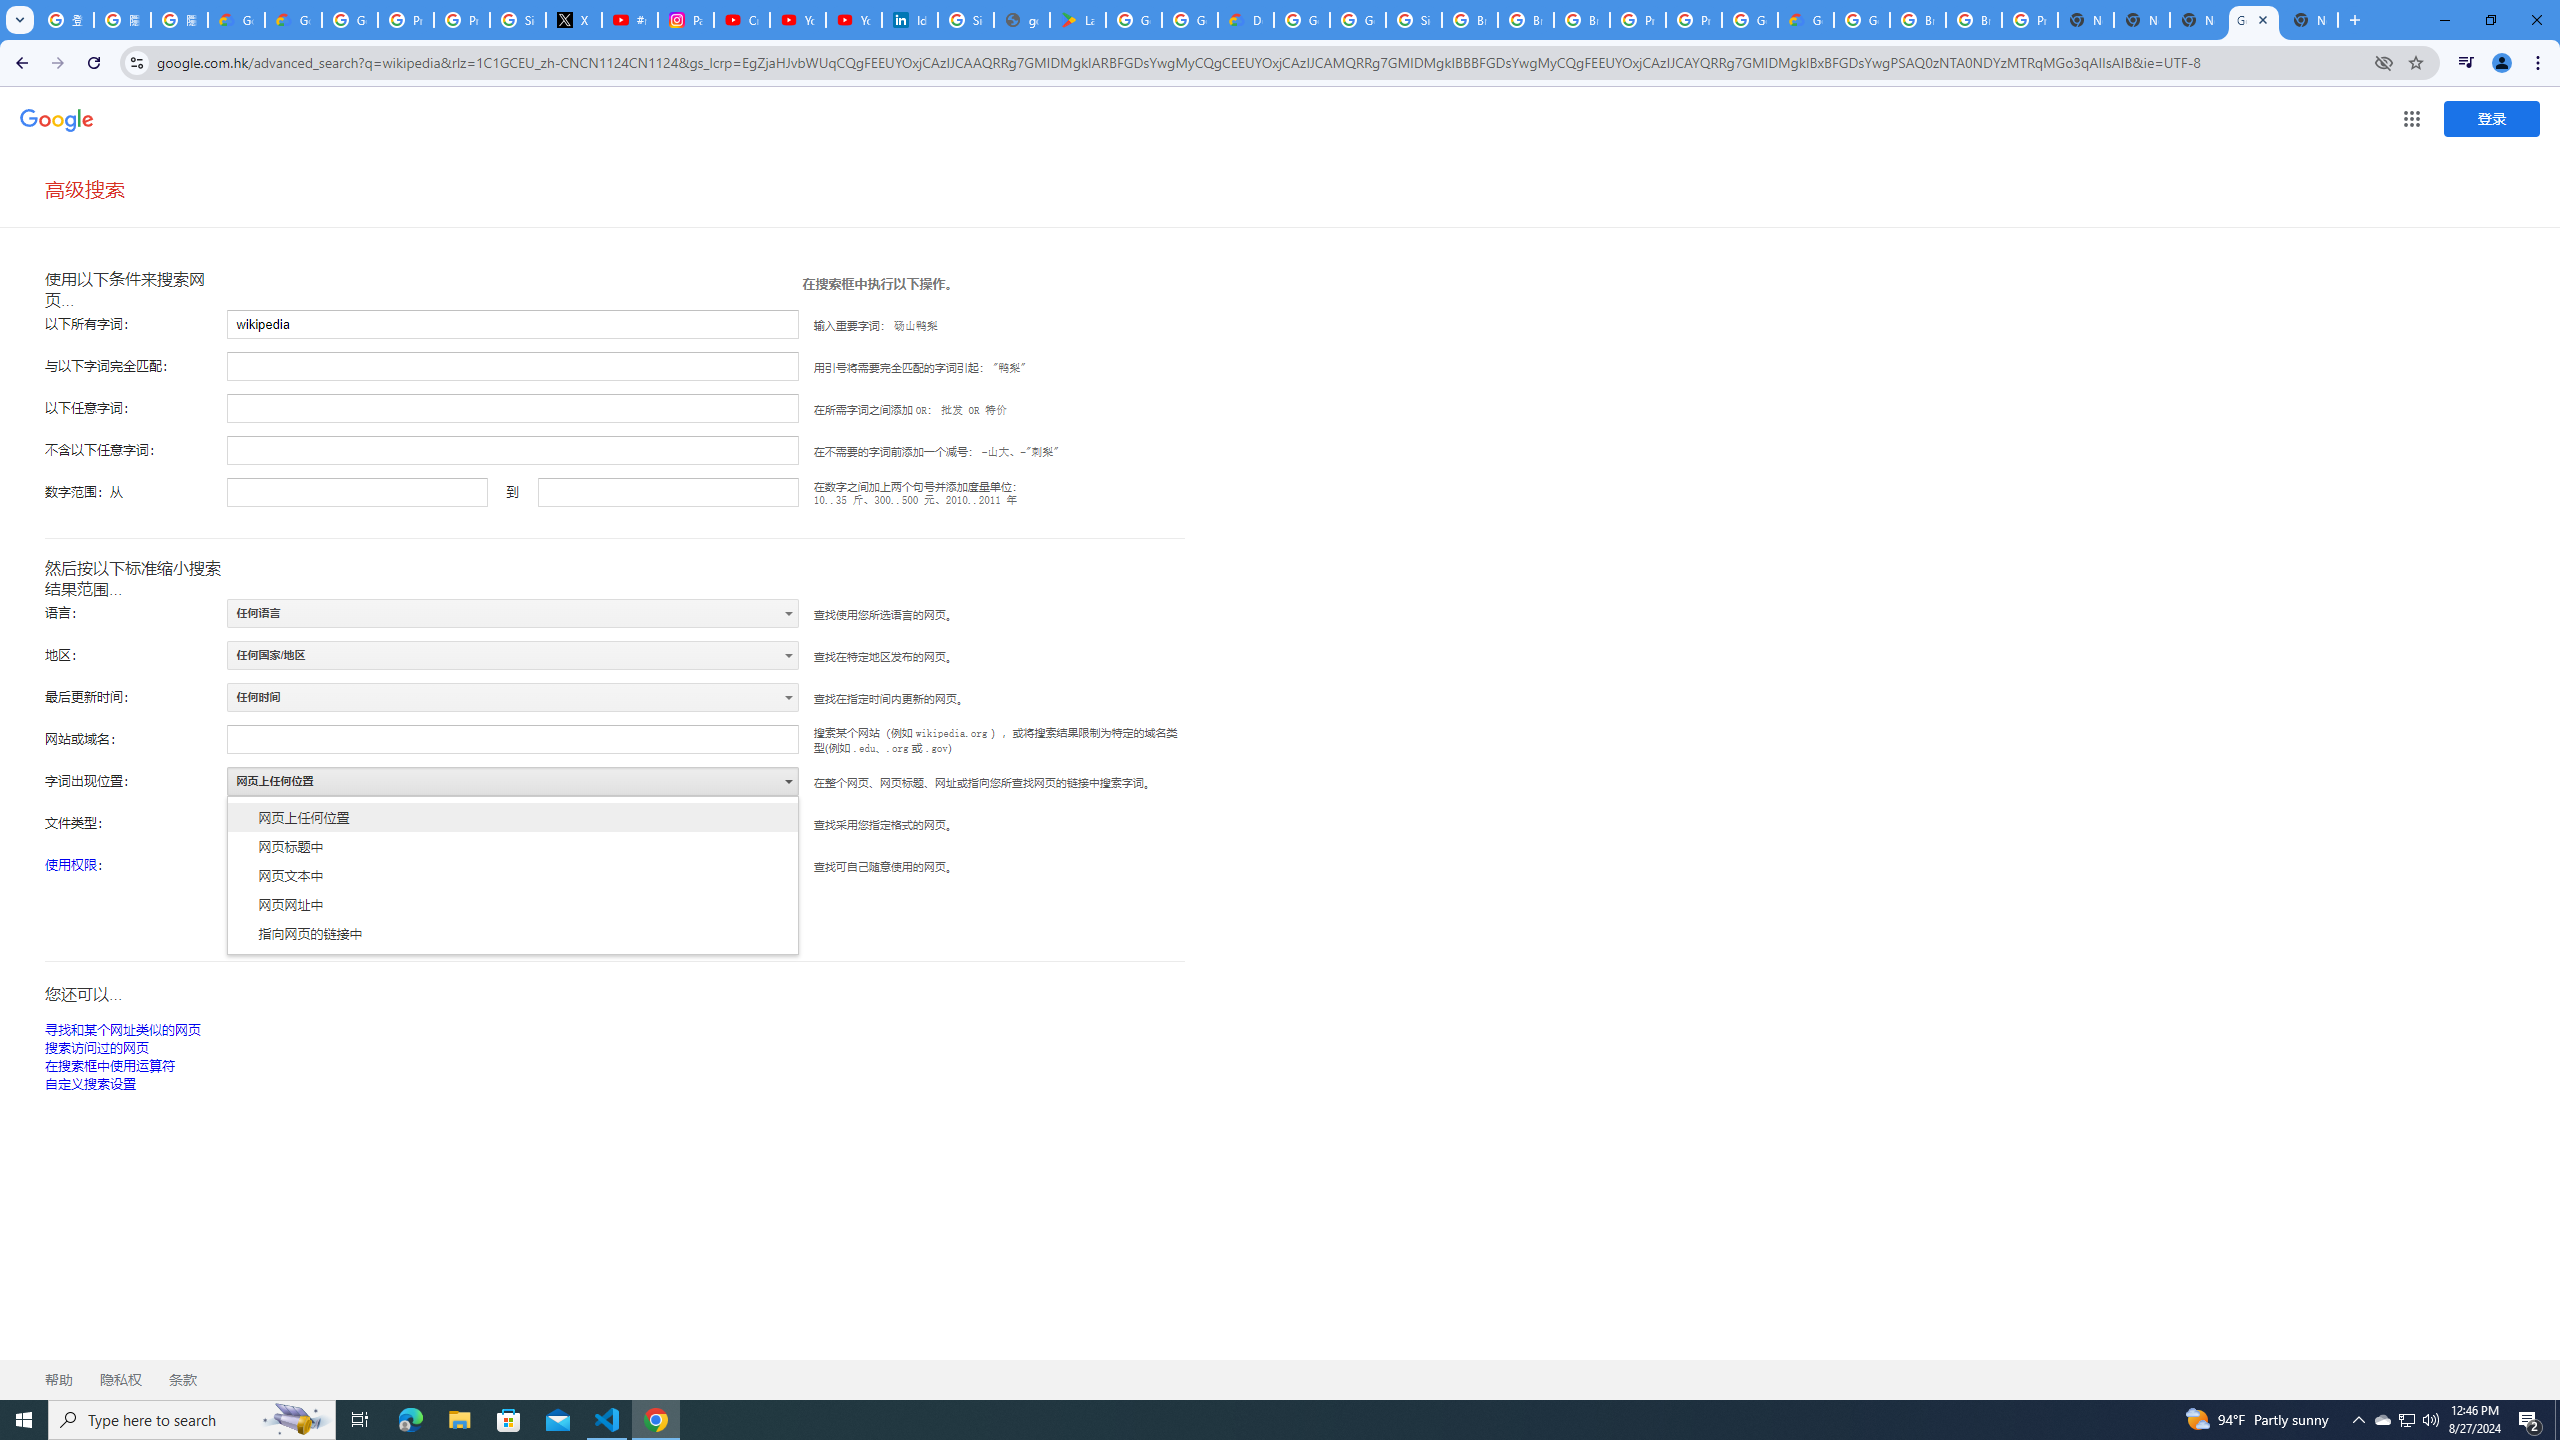  What do you see at coordinates (2310, 19) in the screenshot?
I see `'New Tab'` at bounding box center [2310, 19].